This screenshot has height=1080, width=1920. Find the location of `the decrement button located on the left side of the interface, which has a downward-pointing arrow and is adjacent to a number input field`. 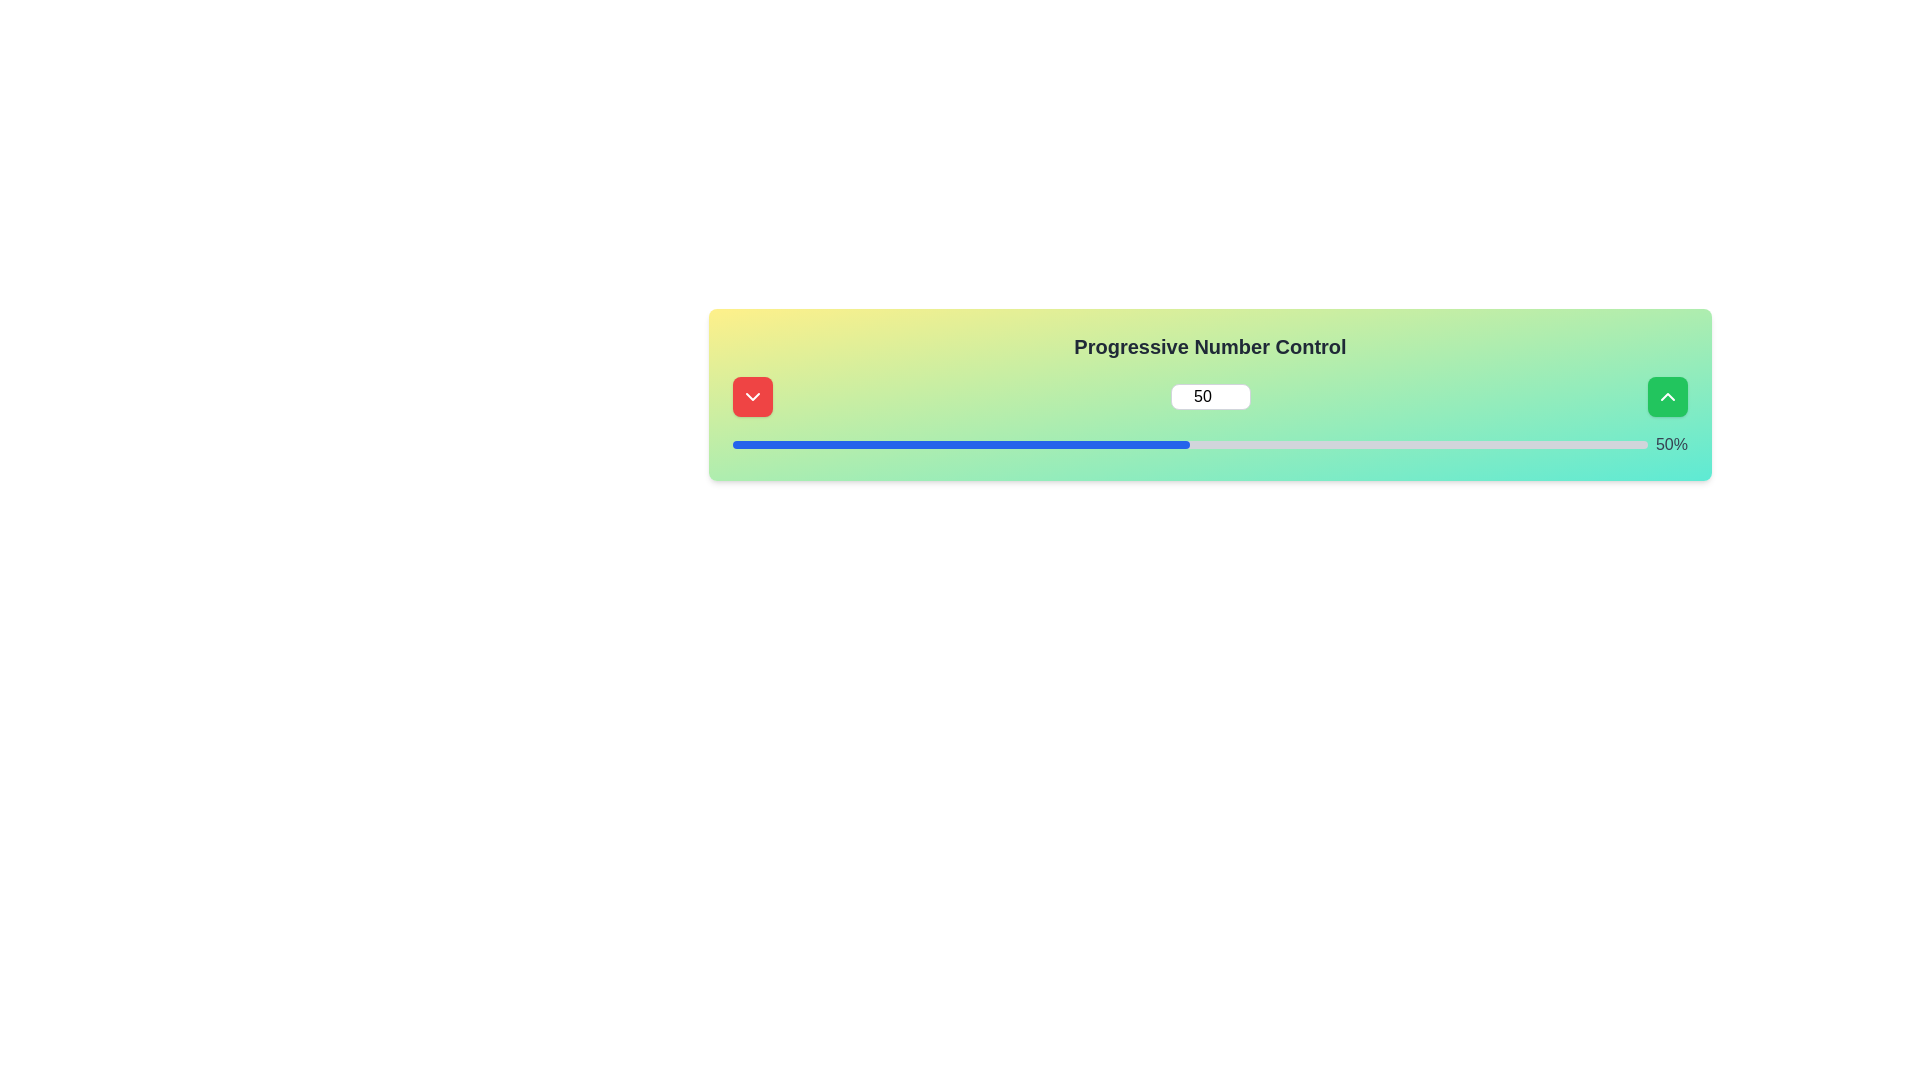

the decrement button located on the left side of the interface, which has a downward-pointing arrow and is adjacent to a number input field is located at coordinates (752, 397).